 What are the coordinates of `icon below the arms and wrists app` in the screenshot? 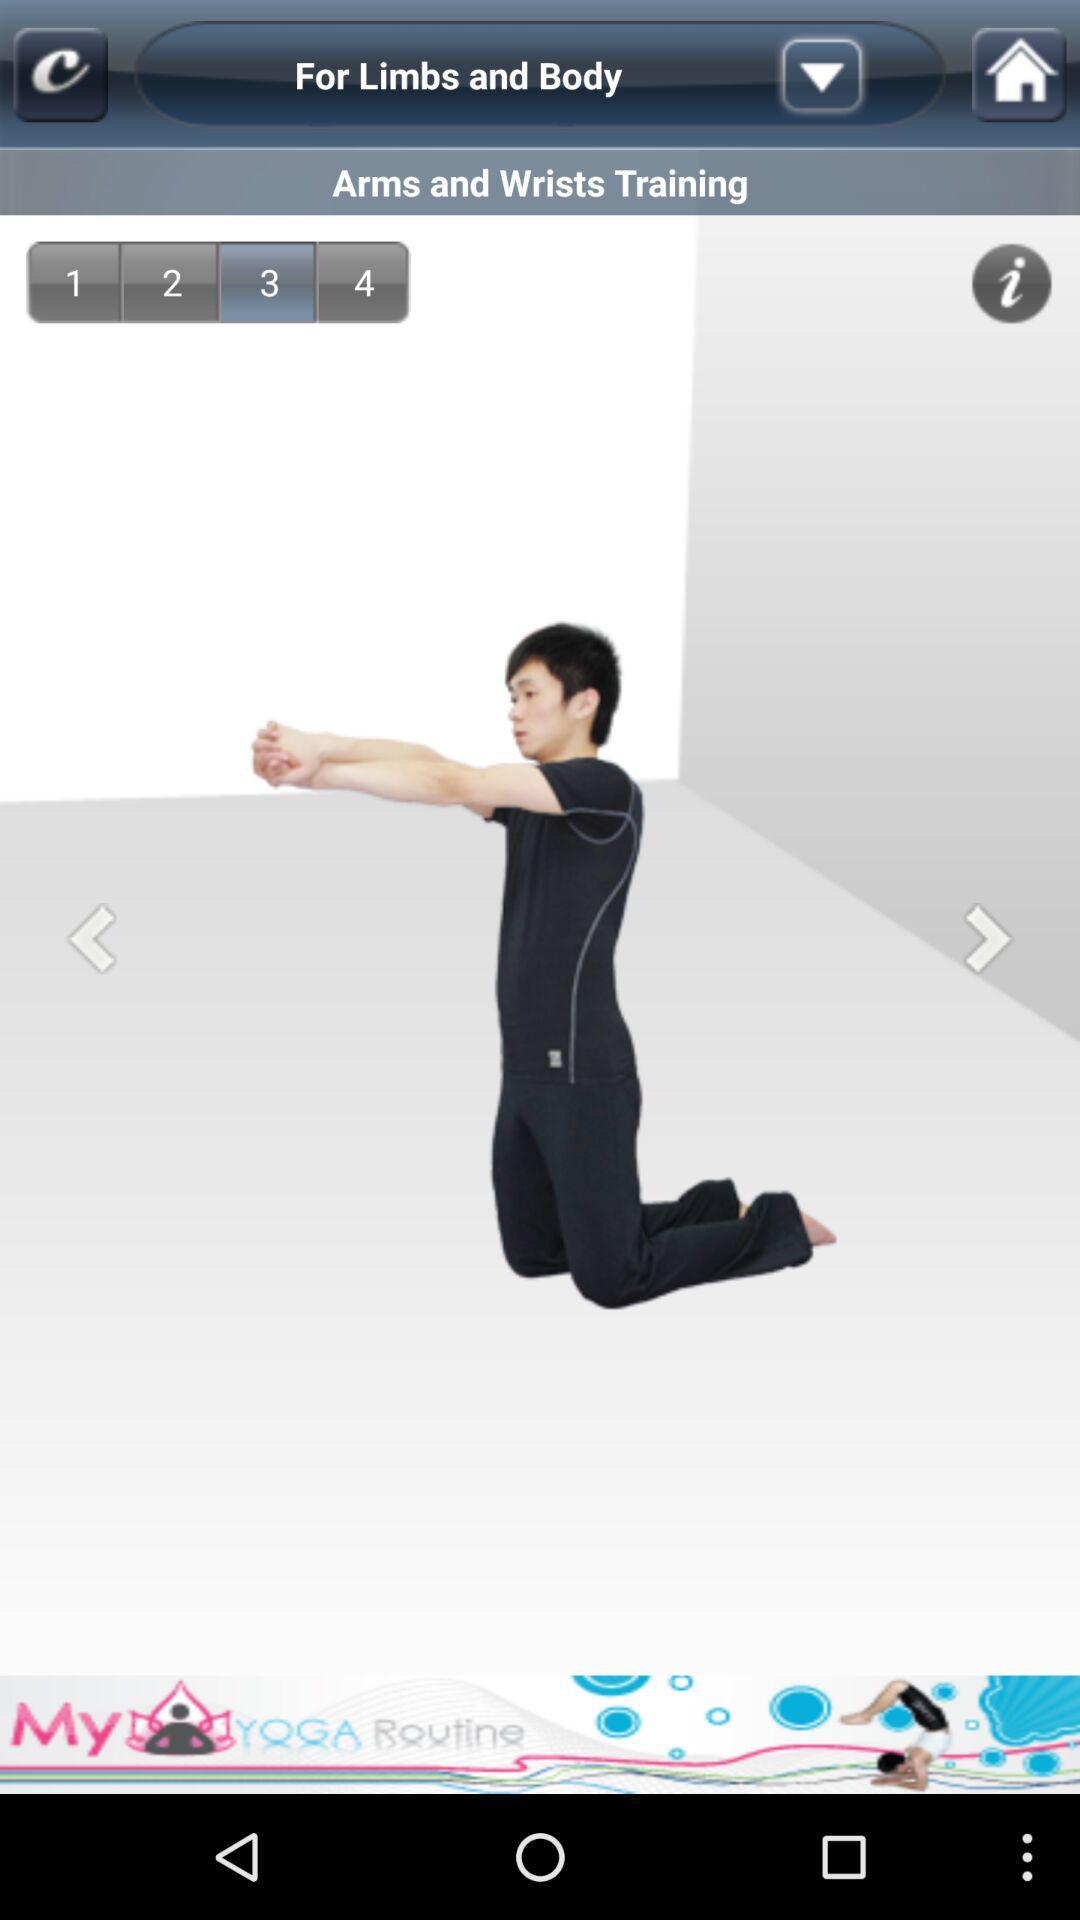 It's located at (73, 281).